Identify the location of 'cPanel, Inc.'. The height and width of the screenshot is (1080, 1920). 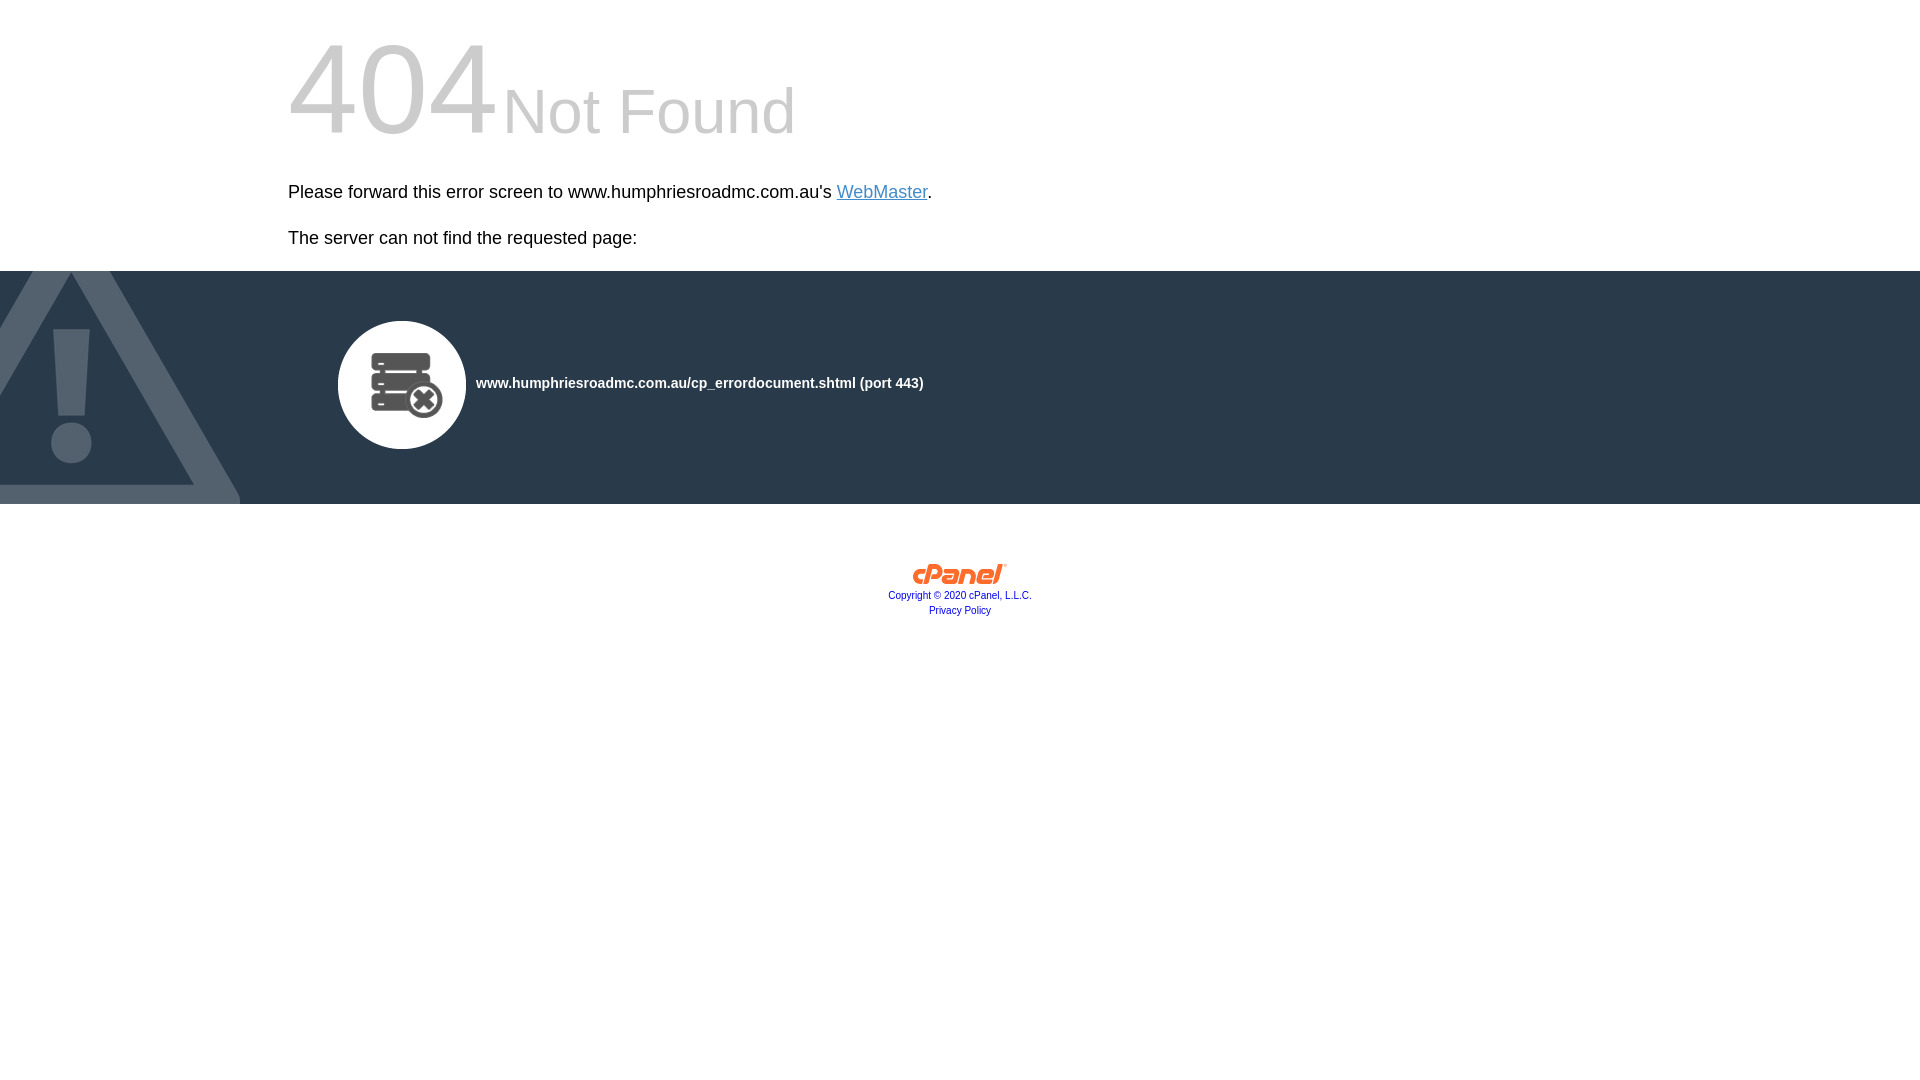
(960, 578).